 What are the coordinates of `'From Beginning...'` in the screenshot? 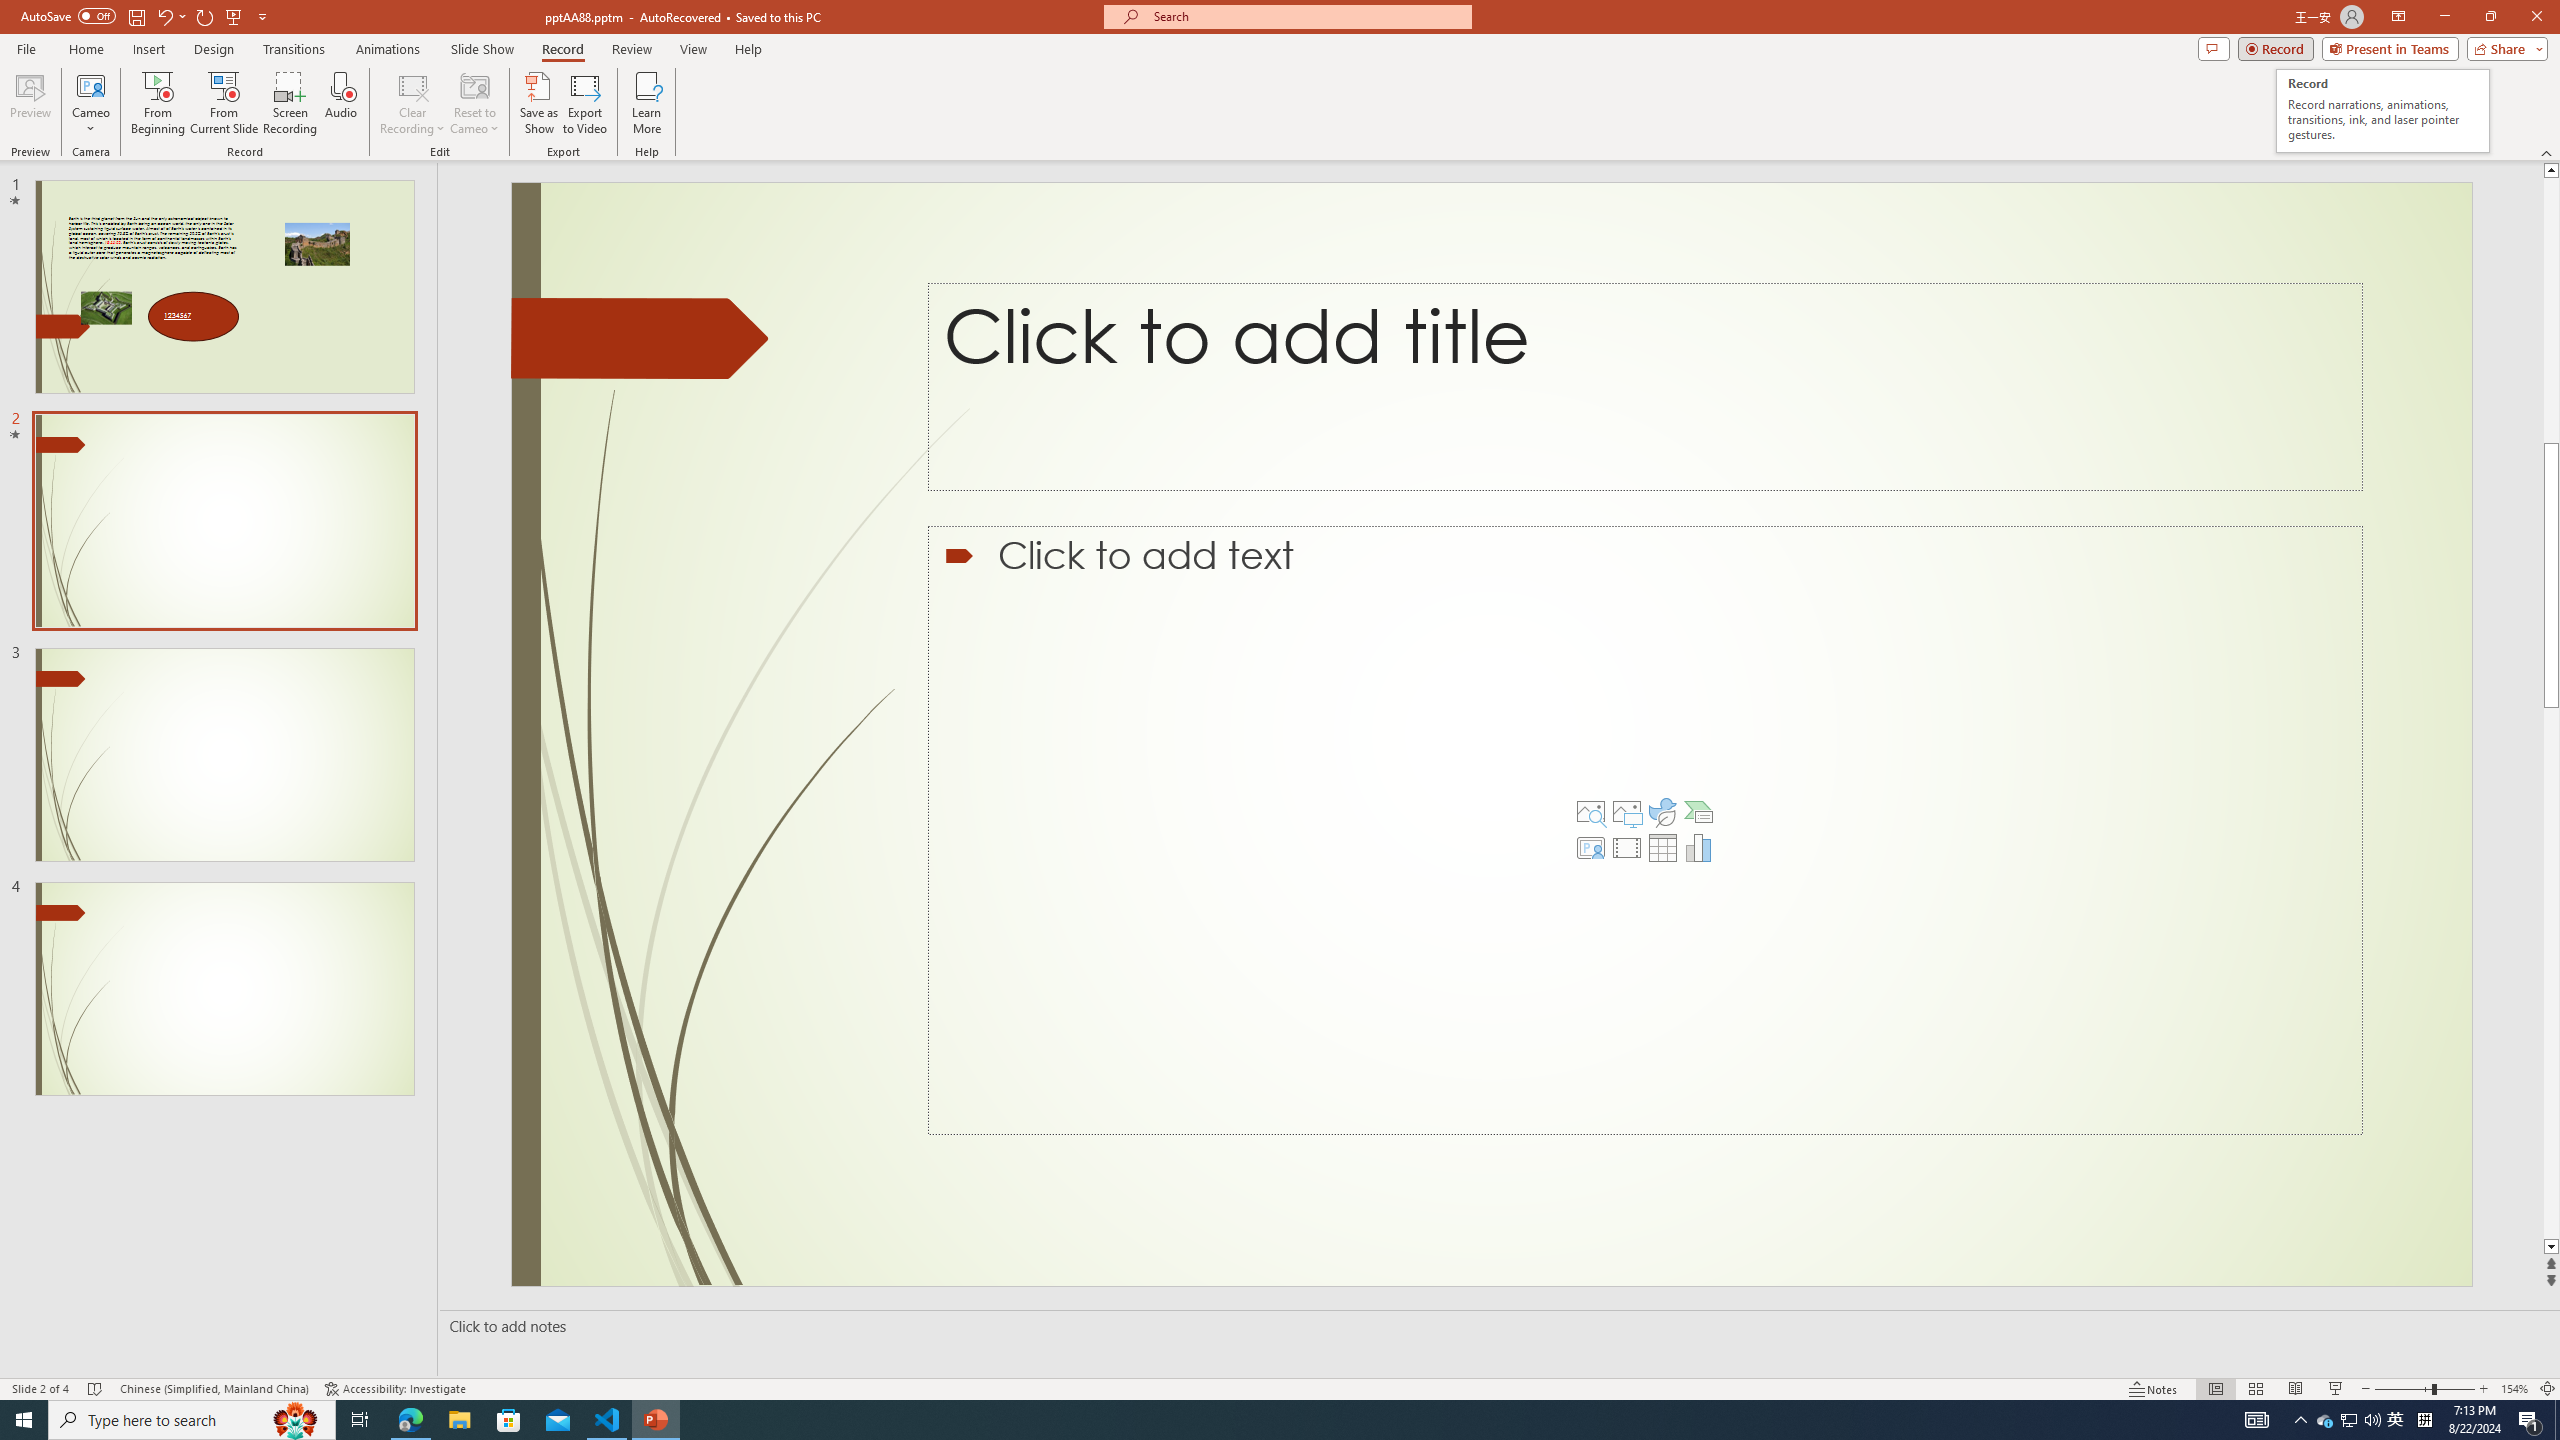 It's located at (156, 103).